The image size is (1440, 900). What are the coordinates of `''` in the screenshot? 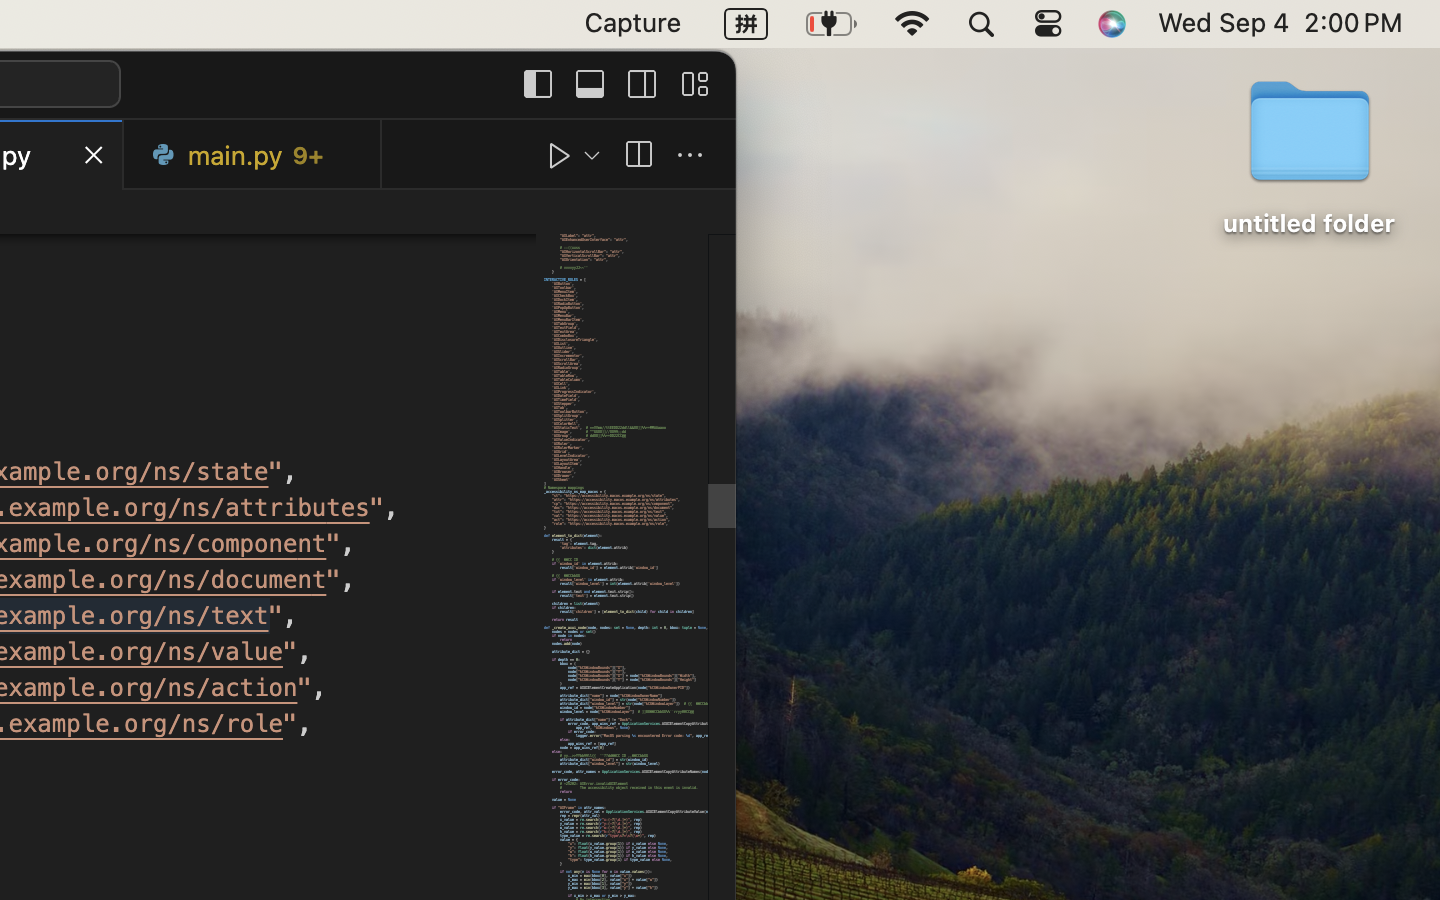 It's located at (560, 155).